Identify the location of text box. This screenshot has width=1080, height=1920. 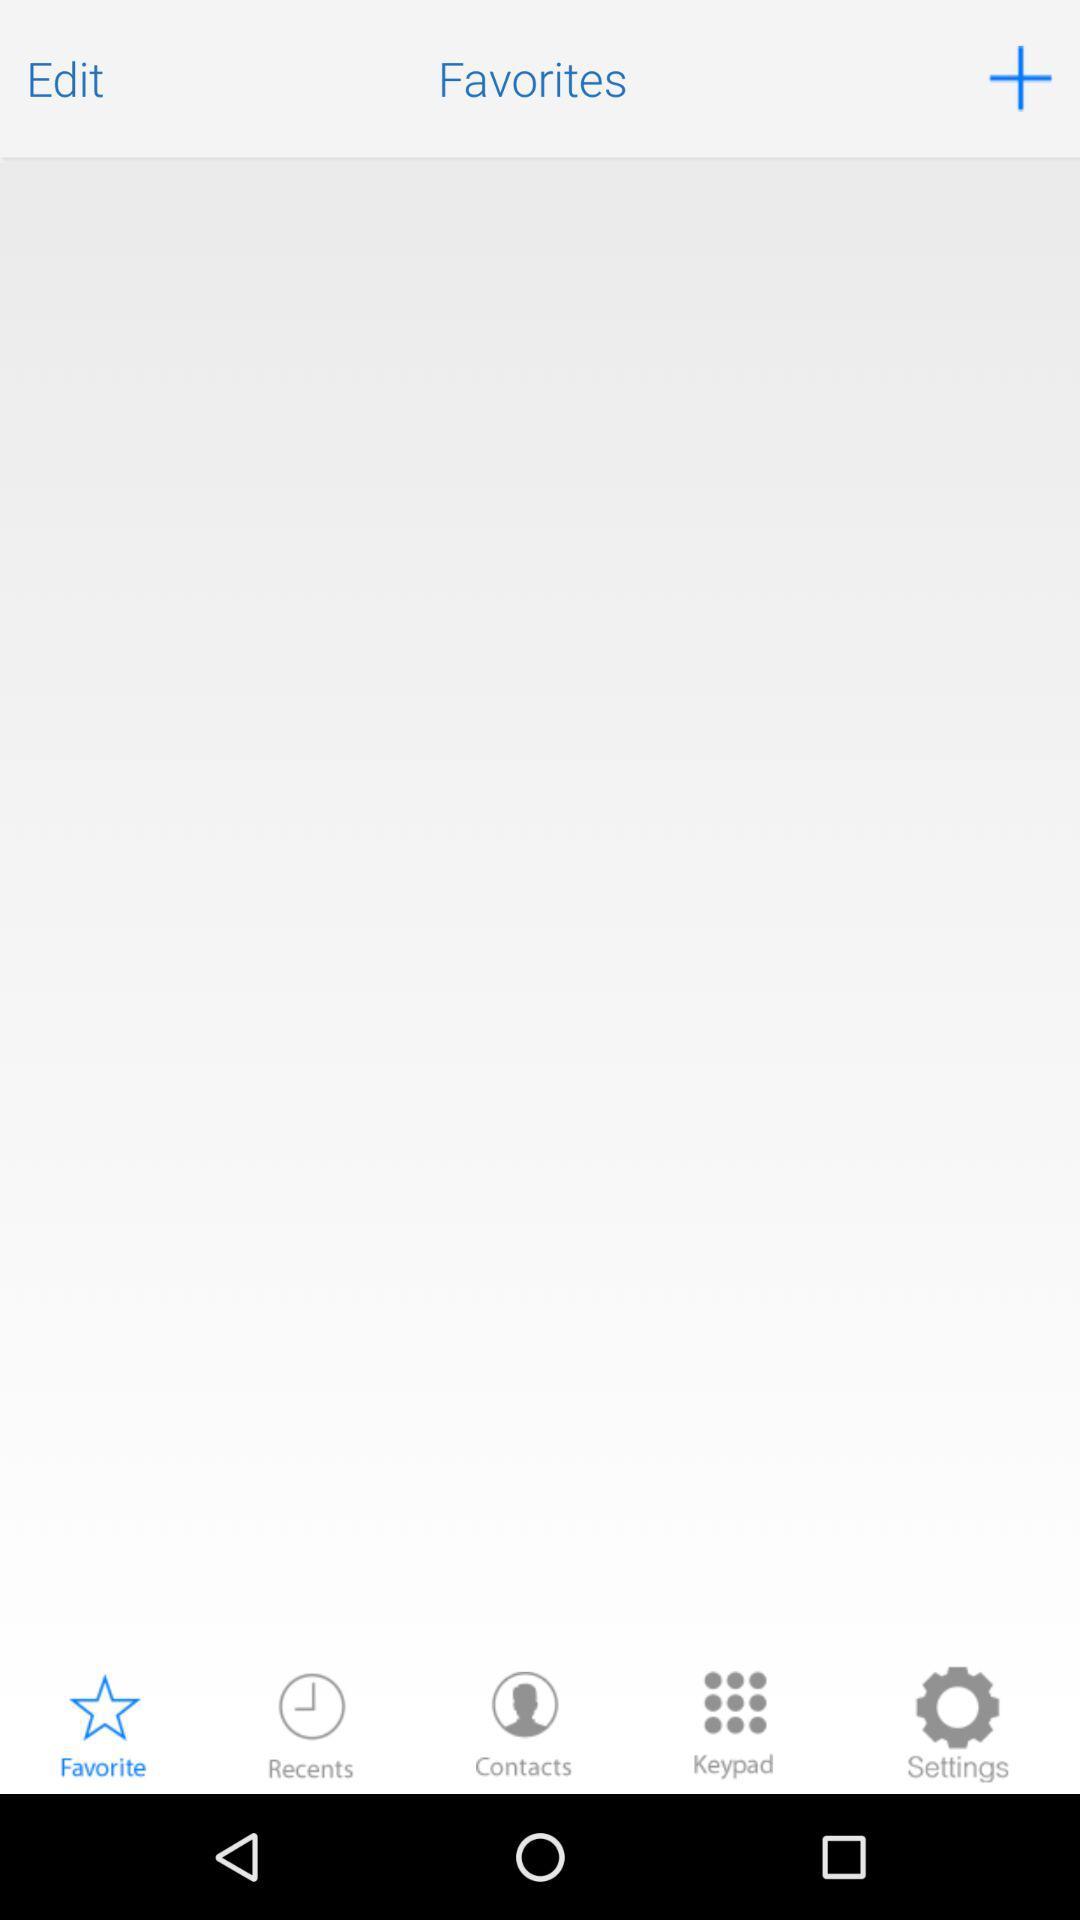
(540, 909).